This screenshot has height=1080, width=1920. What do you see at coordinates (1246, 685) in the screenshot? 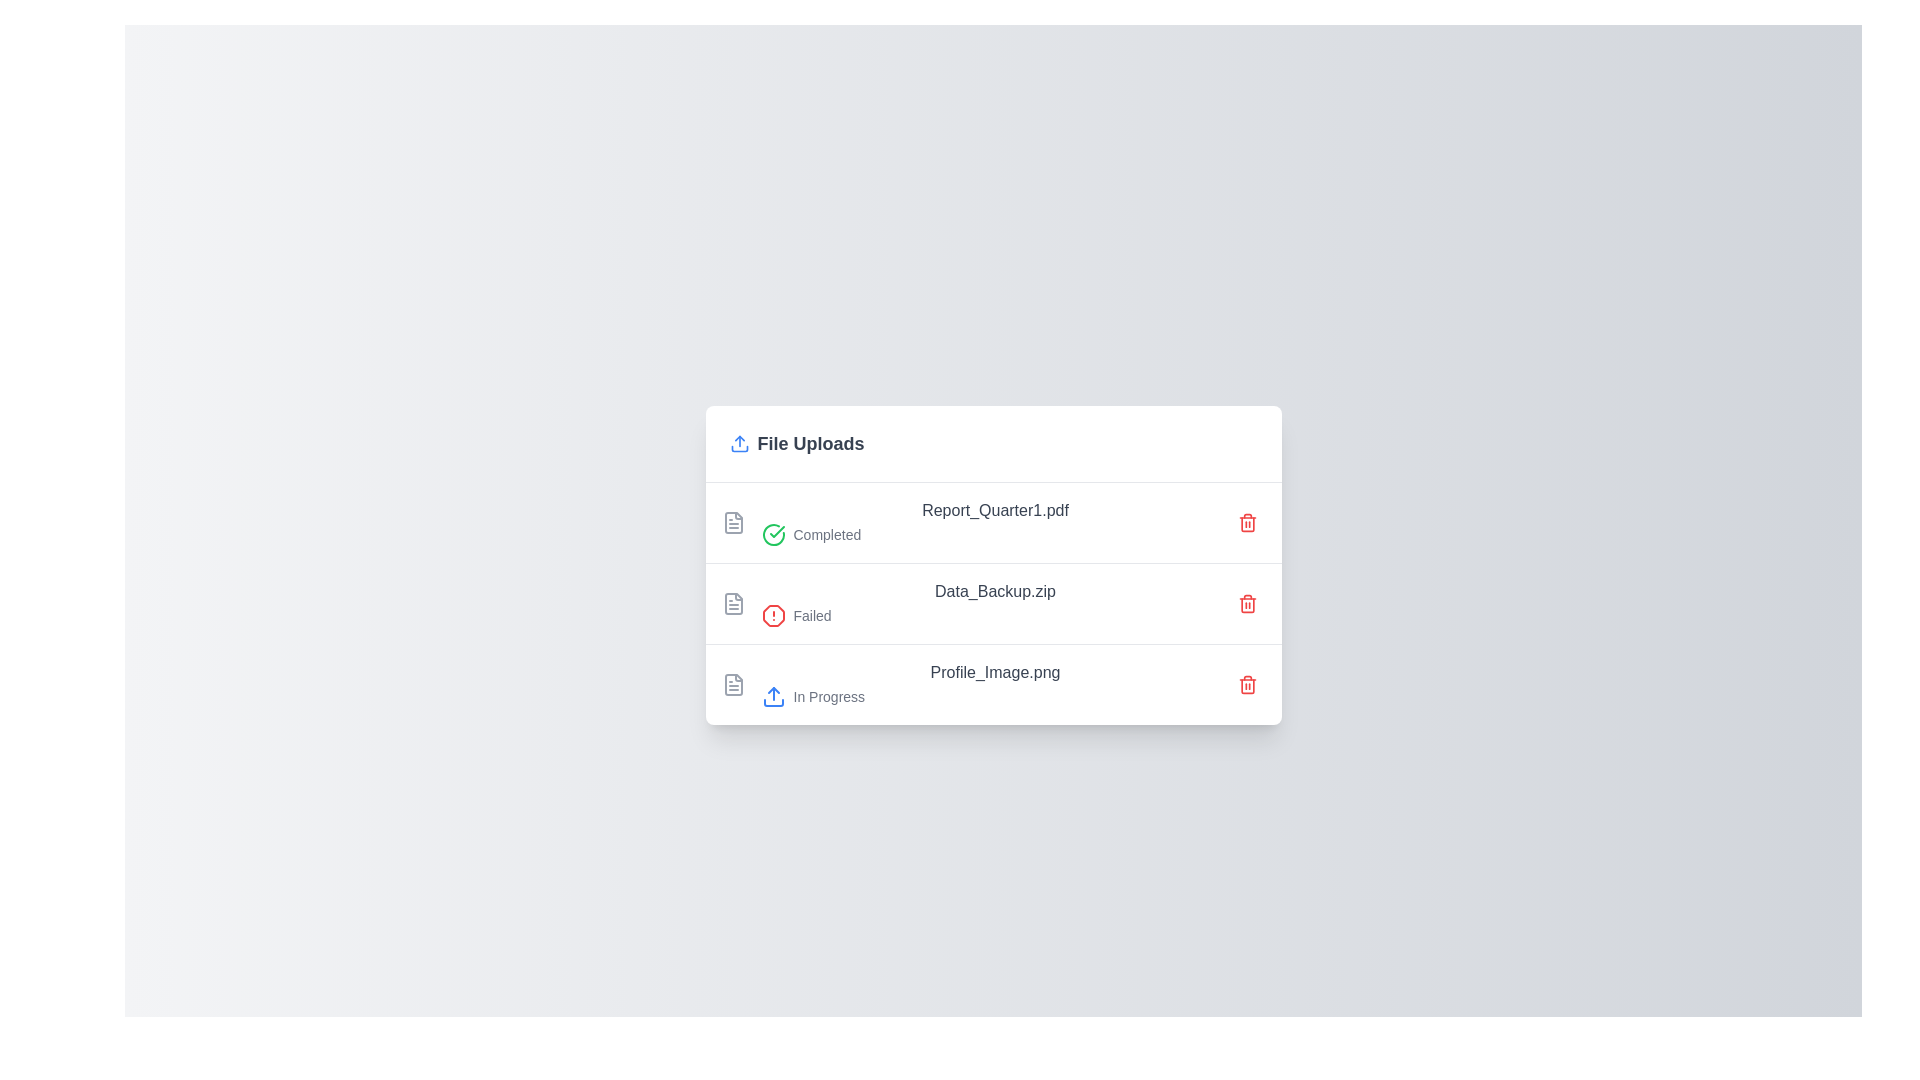
I see `the main body of the trash can icon, which represents the delete action, to initiate deletion` at bounding box center [1246, 685].